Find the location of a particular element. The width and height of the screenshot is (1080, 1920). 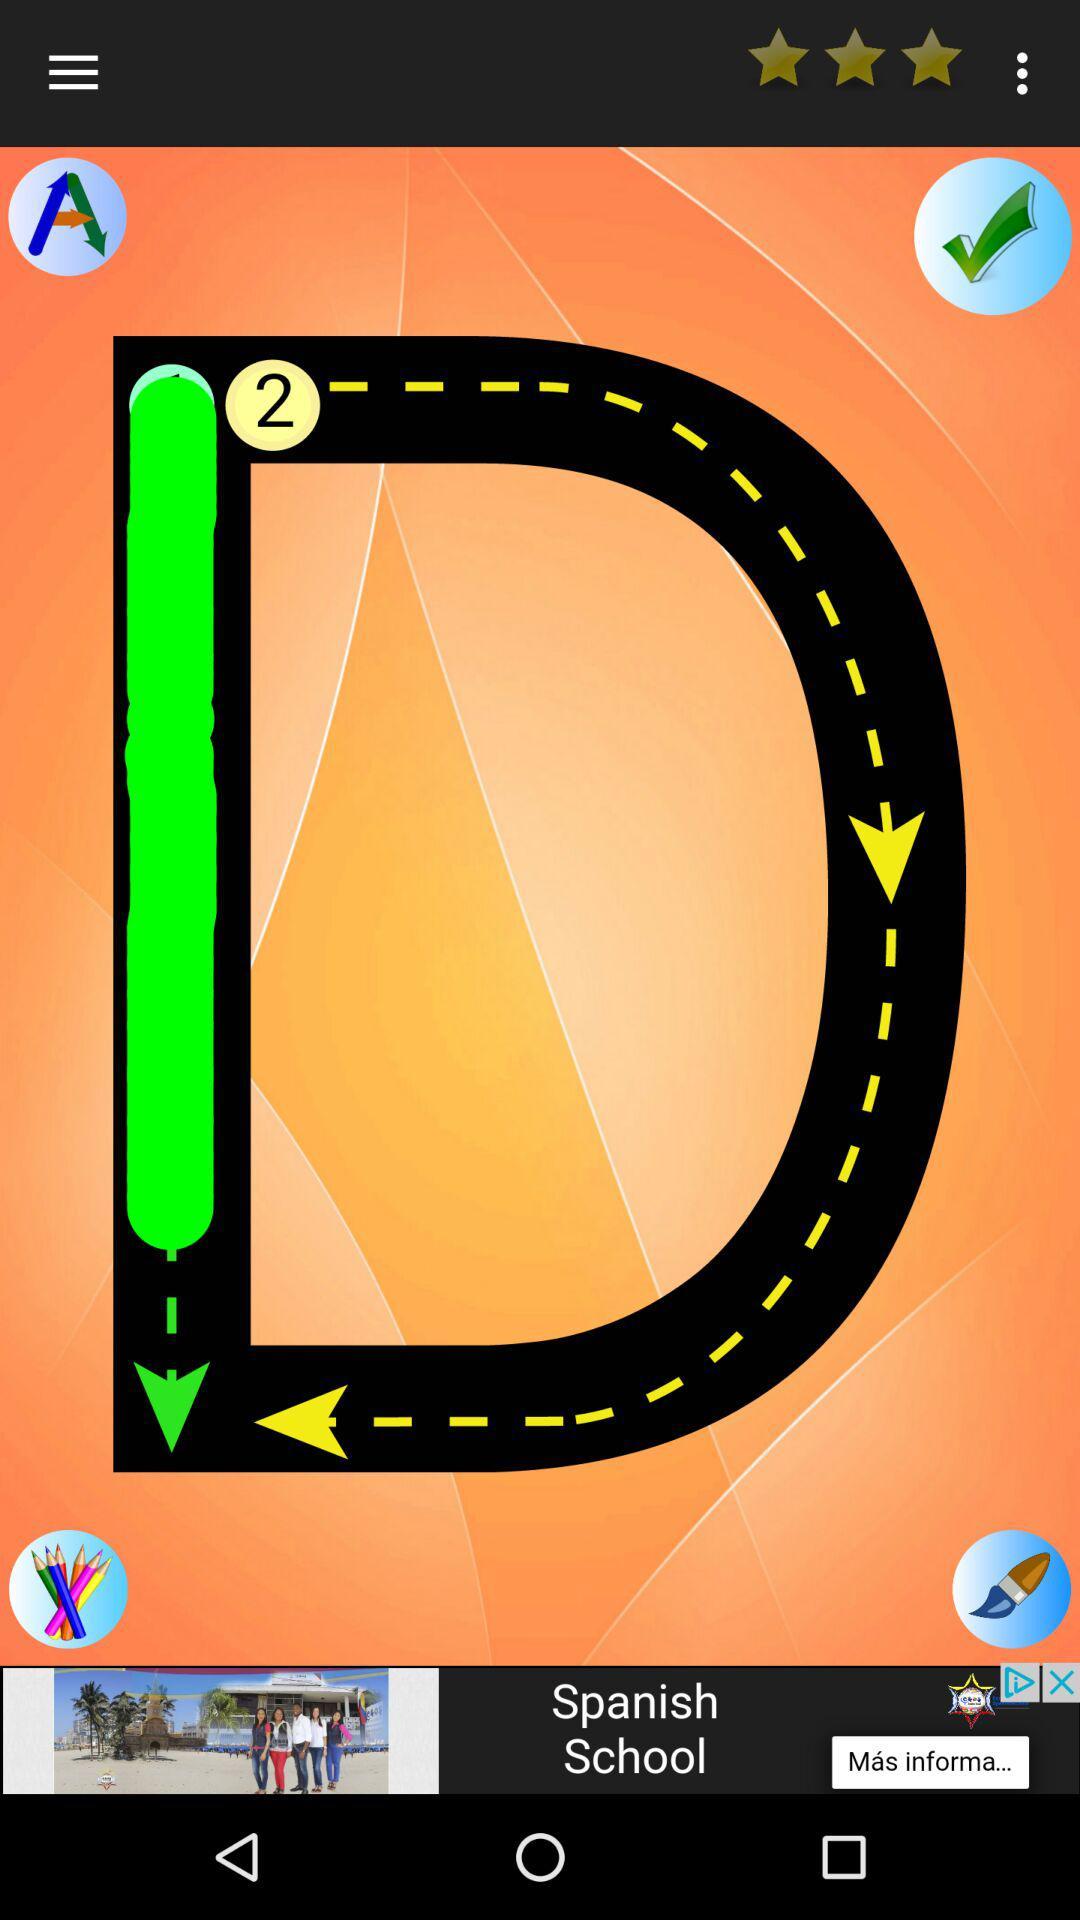

follow the arrows to complete the letter is located at coordinates (67, 1588).